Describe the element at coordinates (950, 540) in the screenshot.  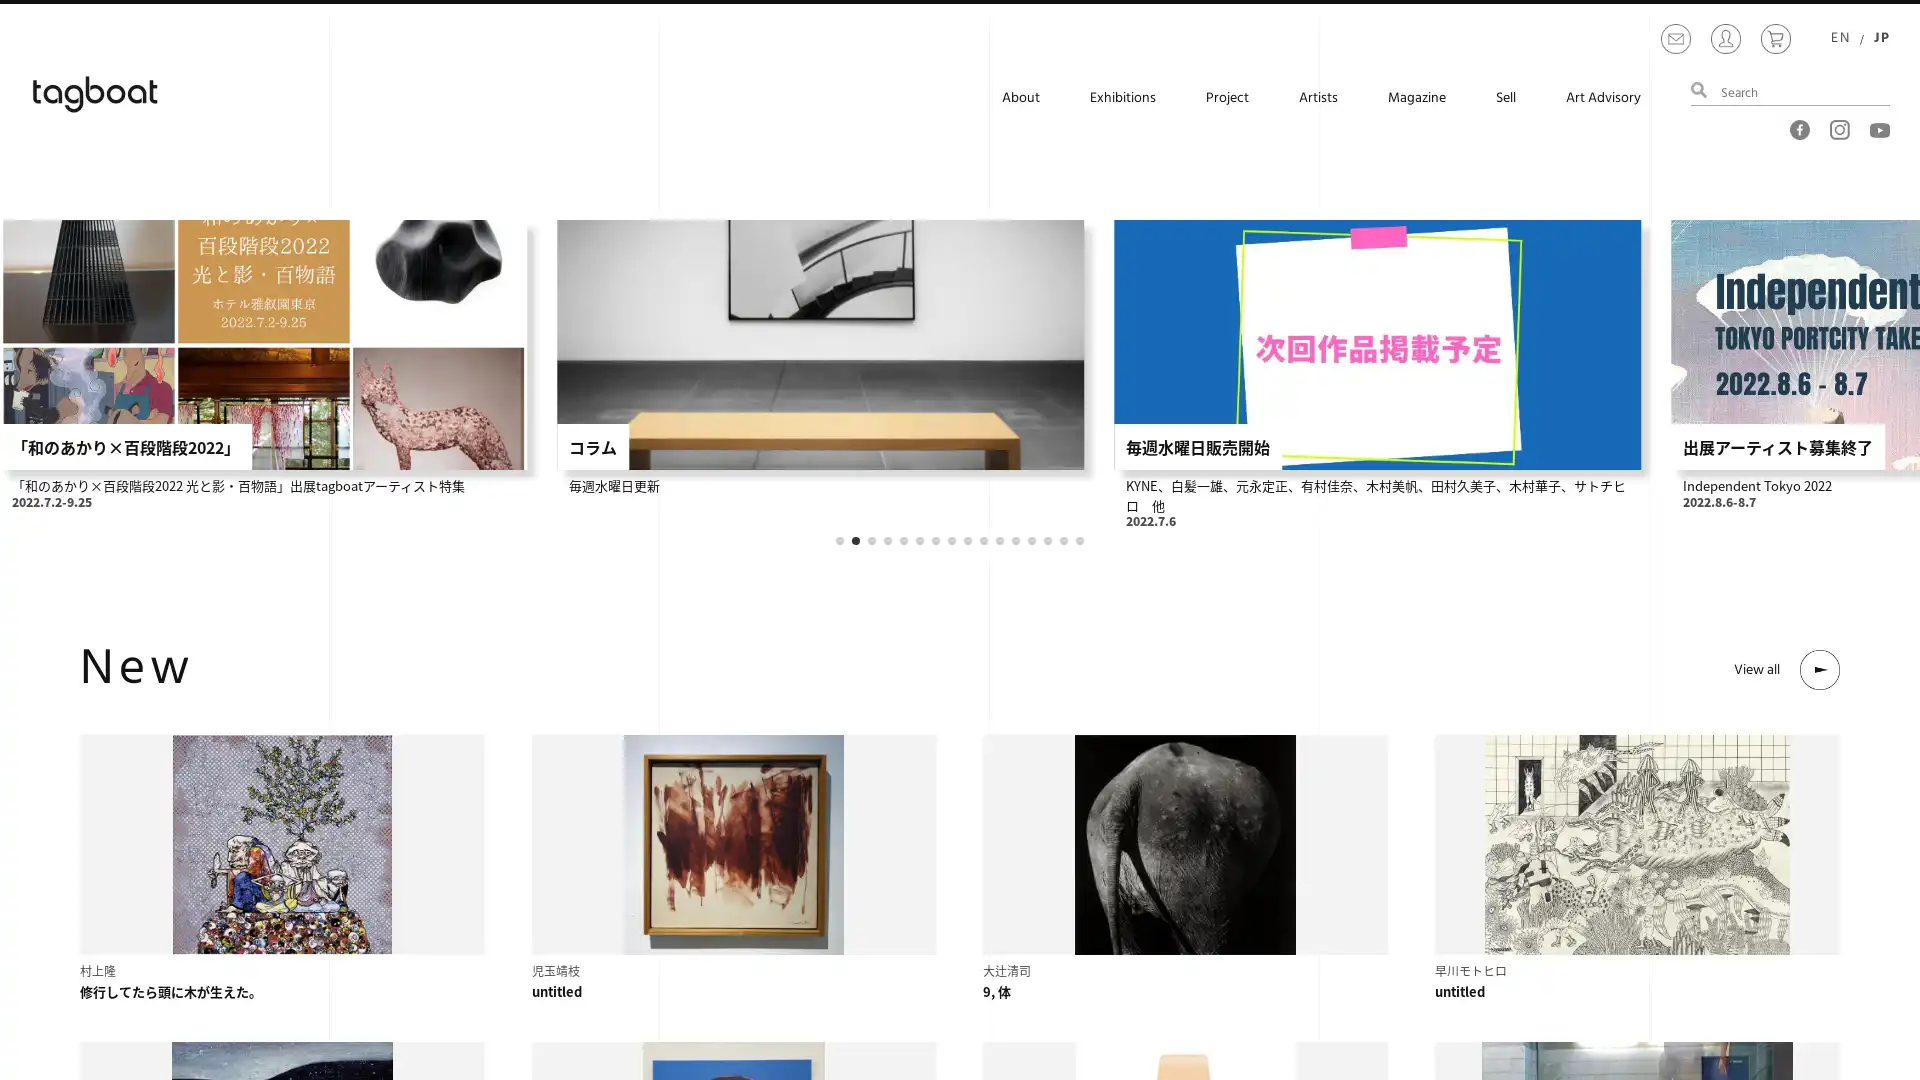
I see `Go to slide 8` at that location.